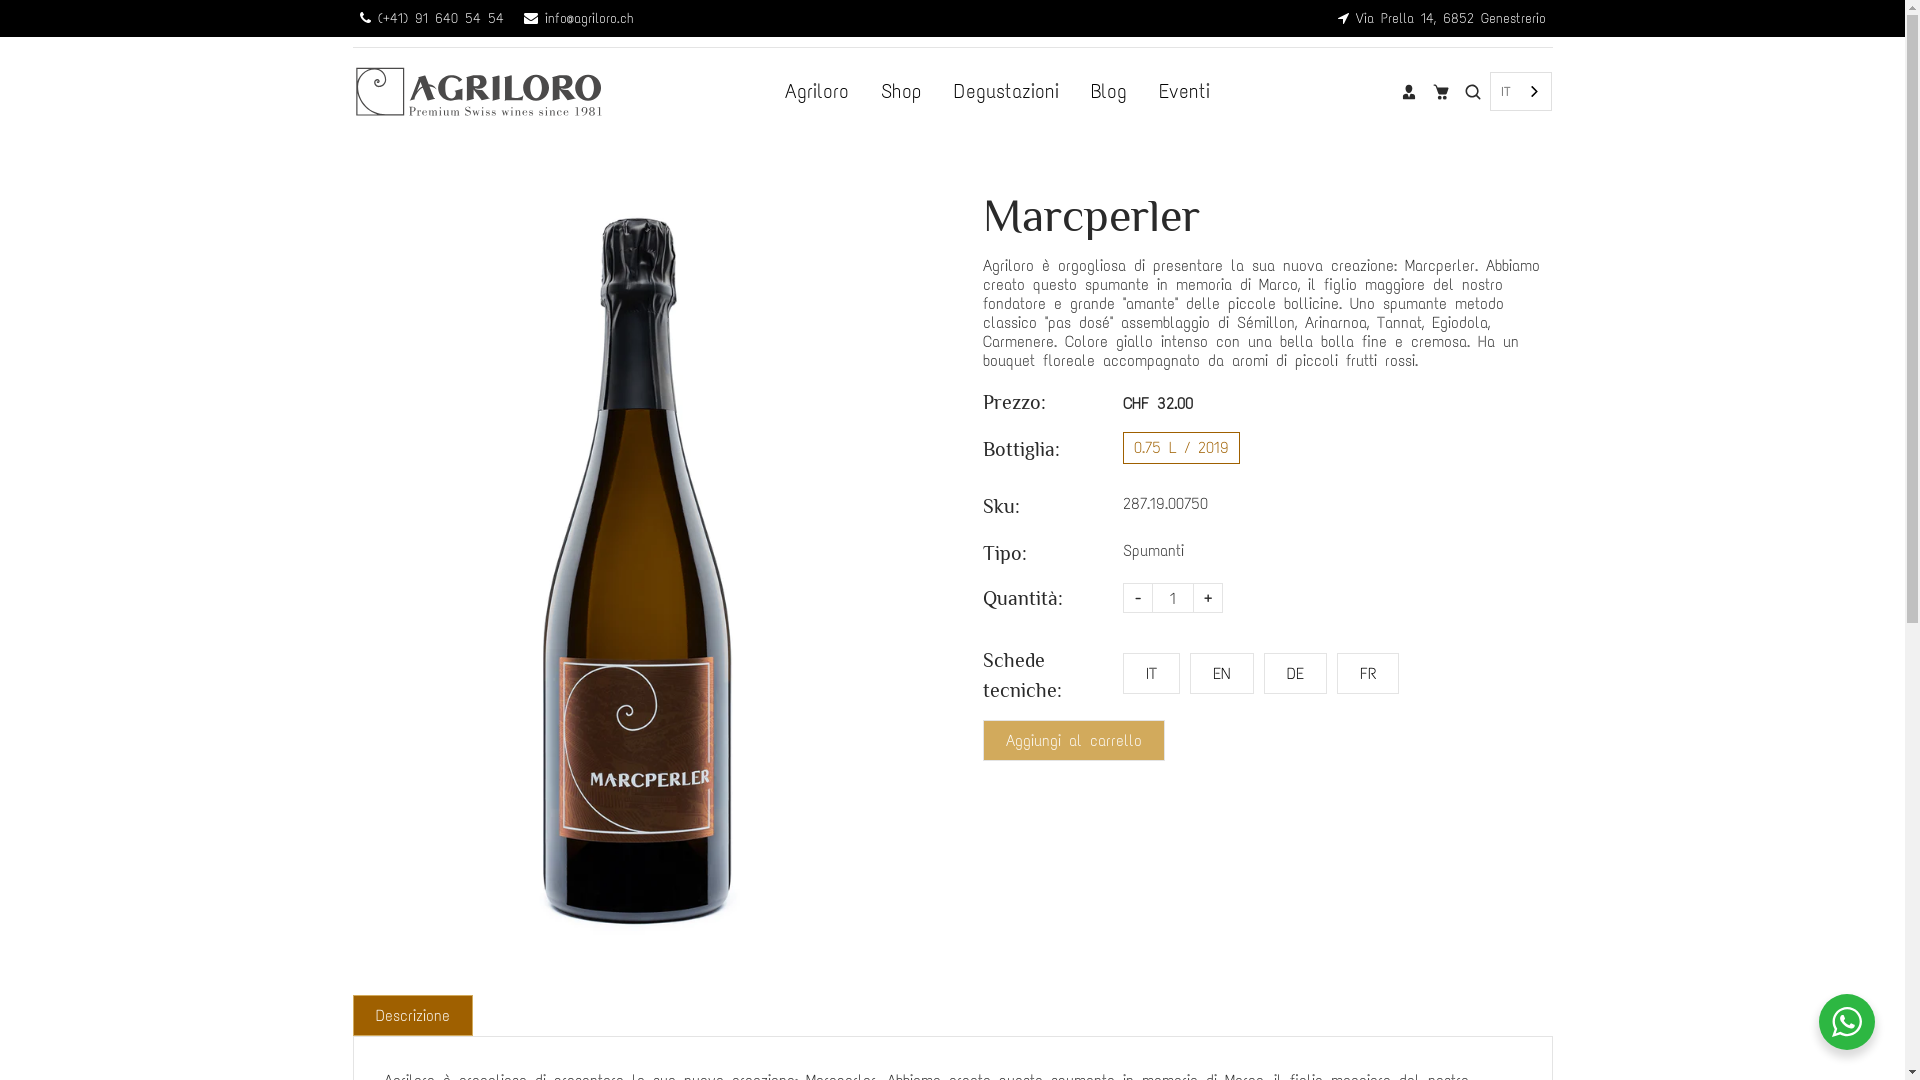 Image resolution: width=1920 pixels, height=1080 pixels. I want to click on 'Descrizione', so click(411, 1015).